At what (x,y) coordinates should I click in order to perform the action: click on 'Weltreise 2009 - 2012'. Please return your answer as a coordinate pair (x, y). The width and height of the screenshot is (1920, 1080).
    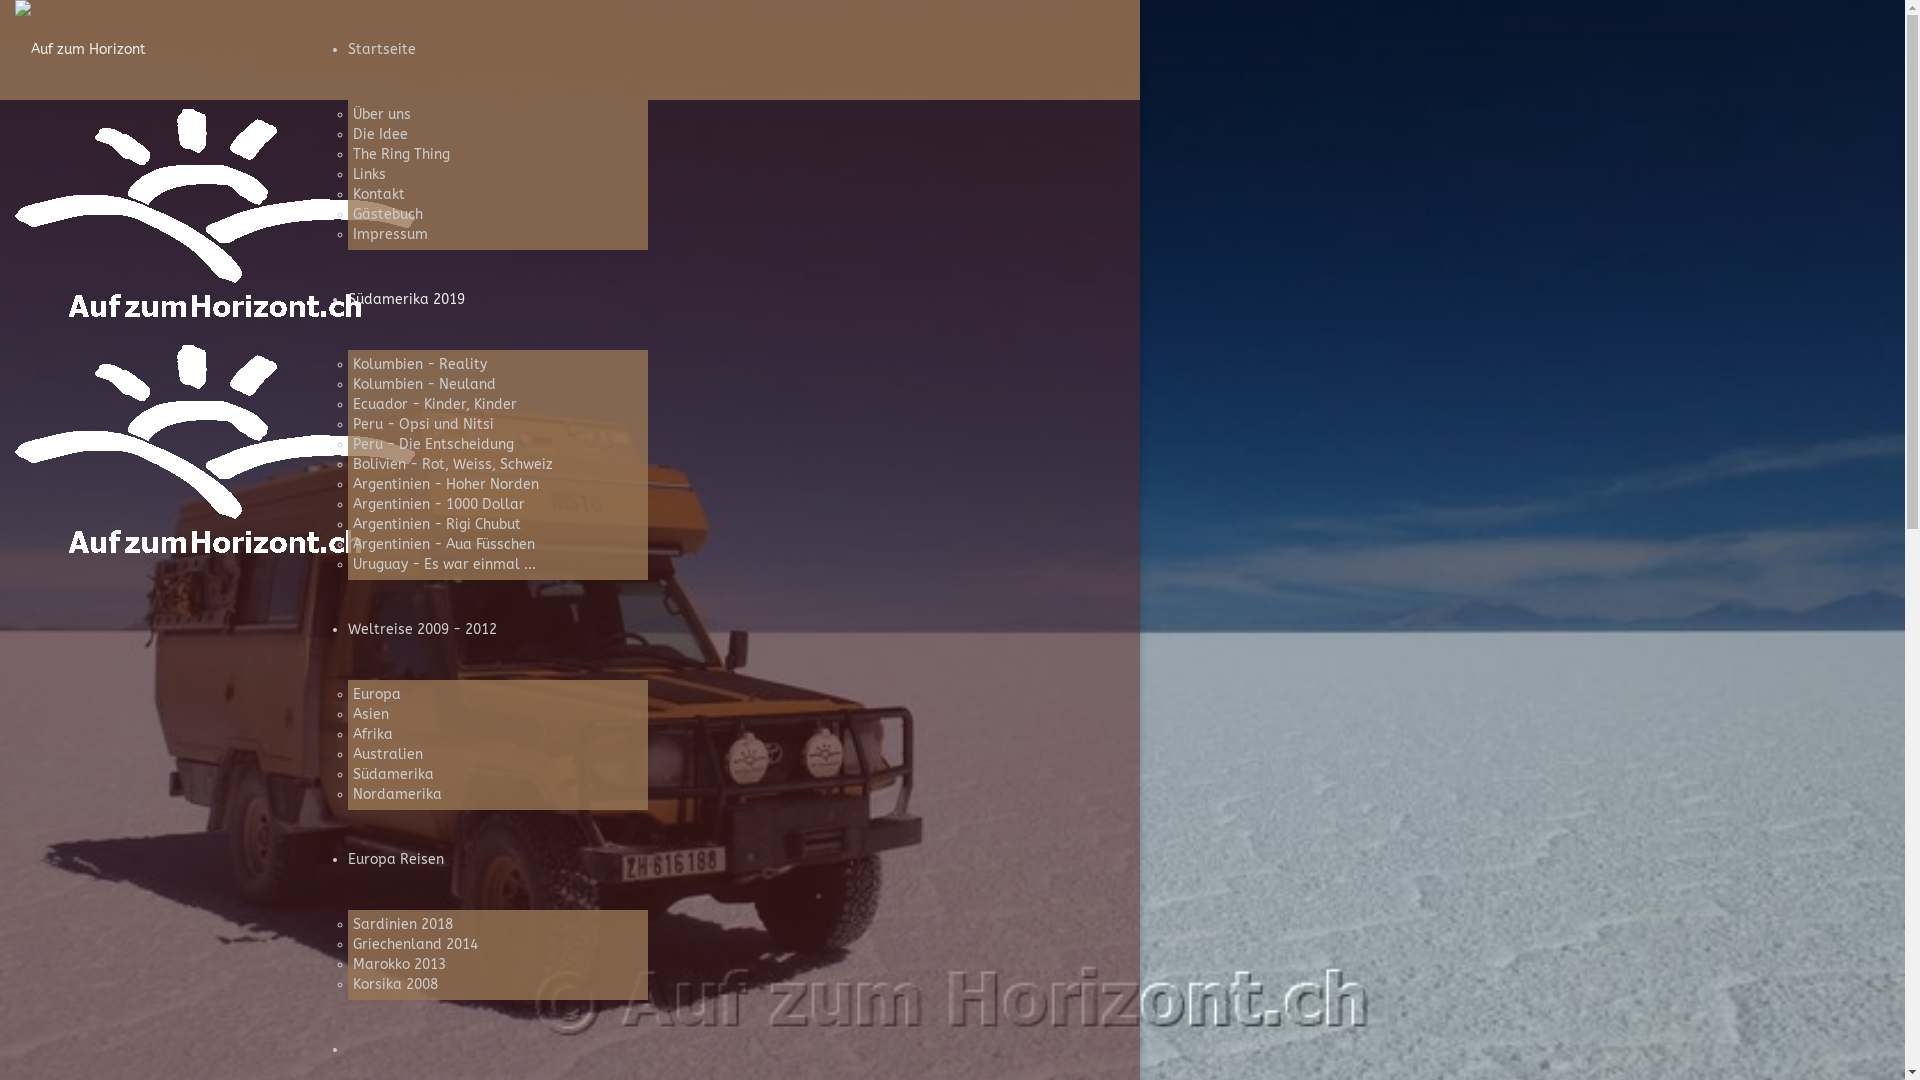
    Looking at the image, I should click on (421, 628).